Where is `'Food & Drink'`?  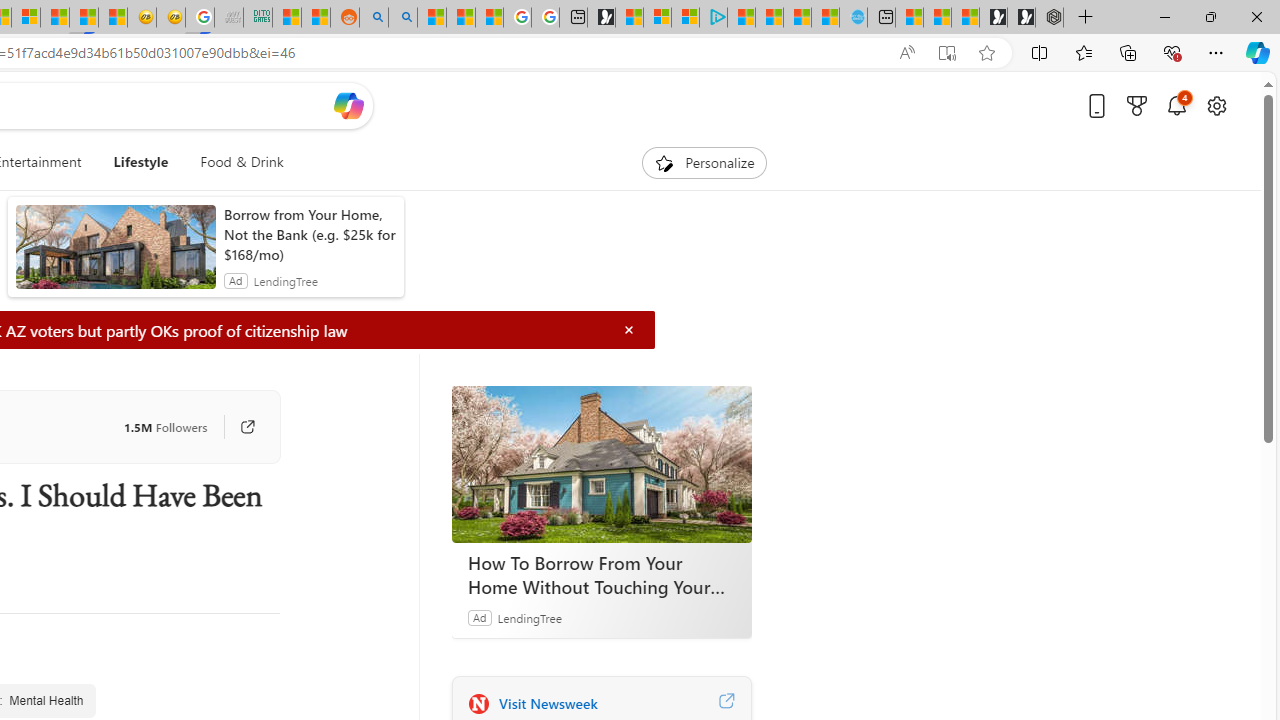 'Food & Drink' is located at coordinates (234, 162).